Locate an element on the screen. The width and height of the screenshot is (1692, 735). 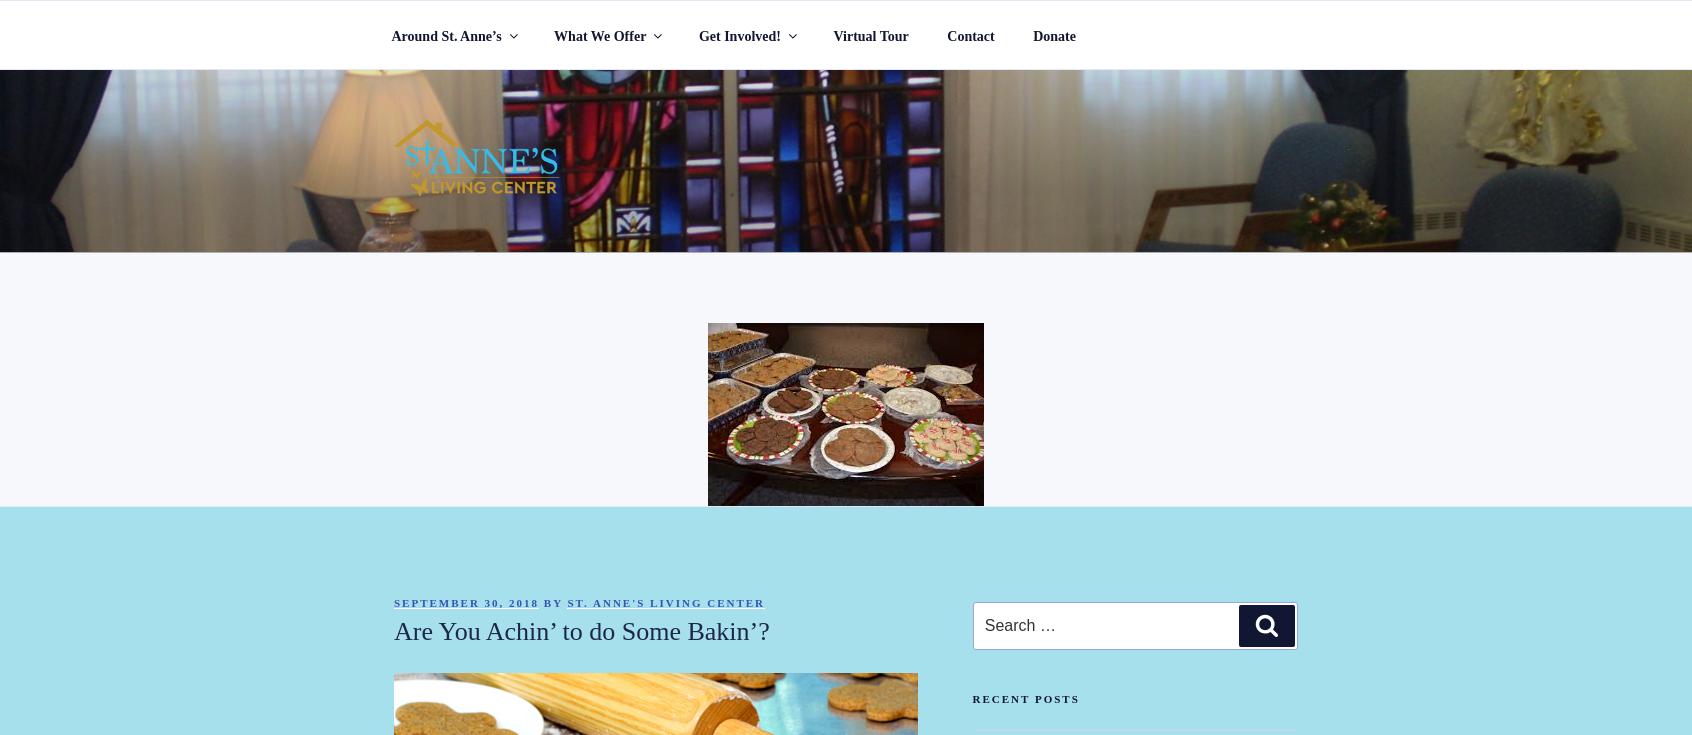
'Donate' is located at coordinates (1053, 34).